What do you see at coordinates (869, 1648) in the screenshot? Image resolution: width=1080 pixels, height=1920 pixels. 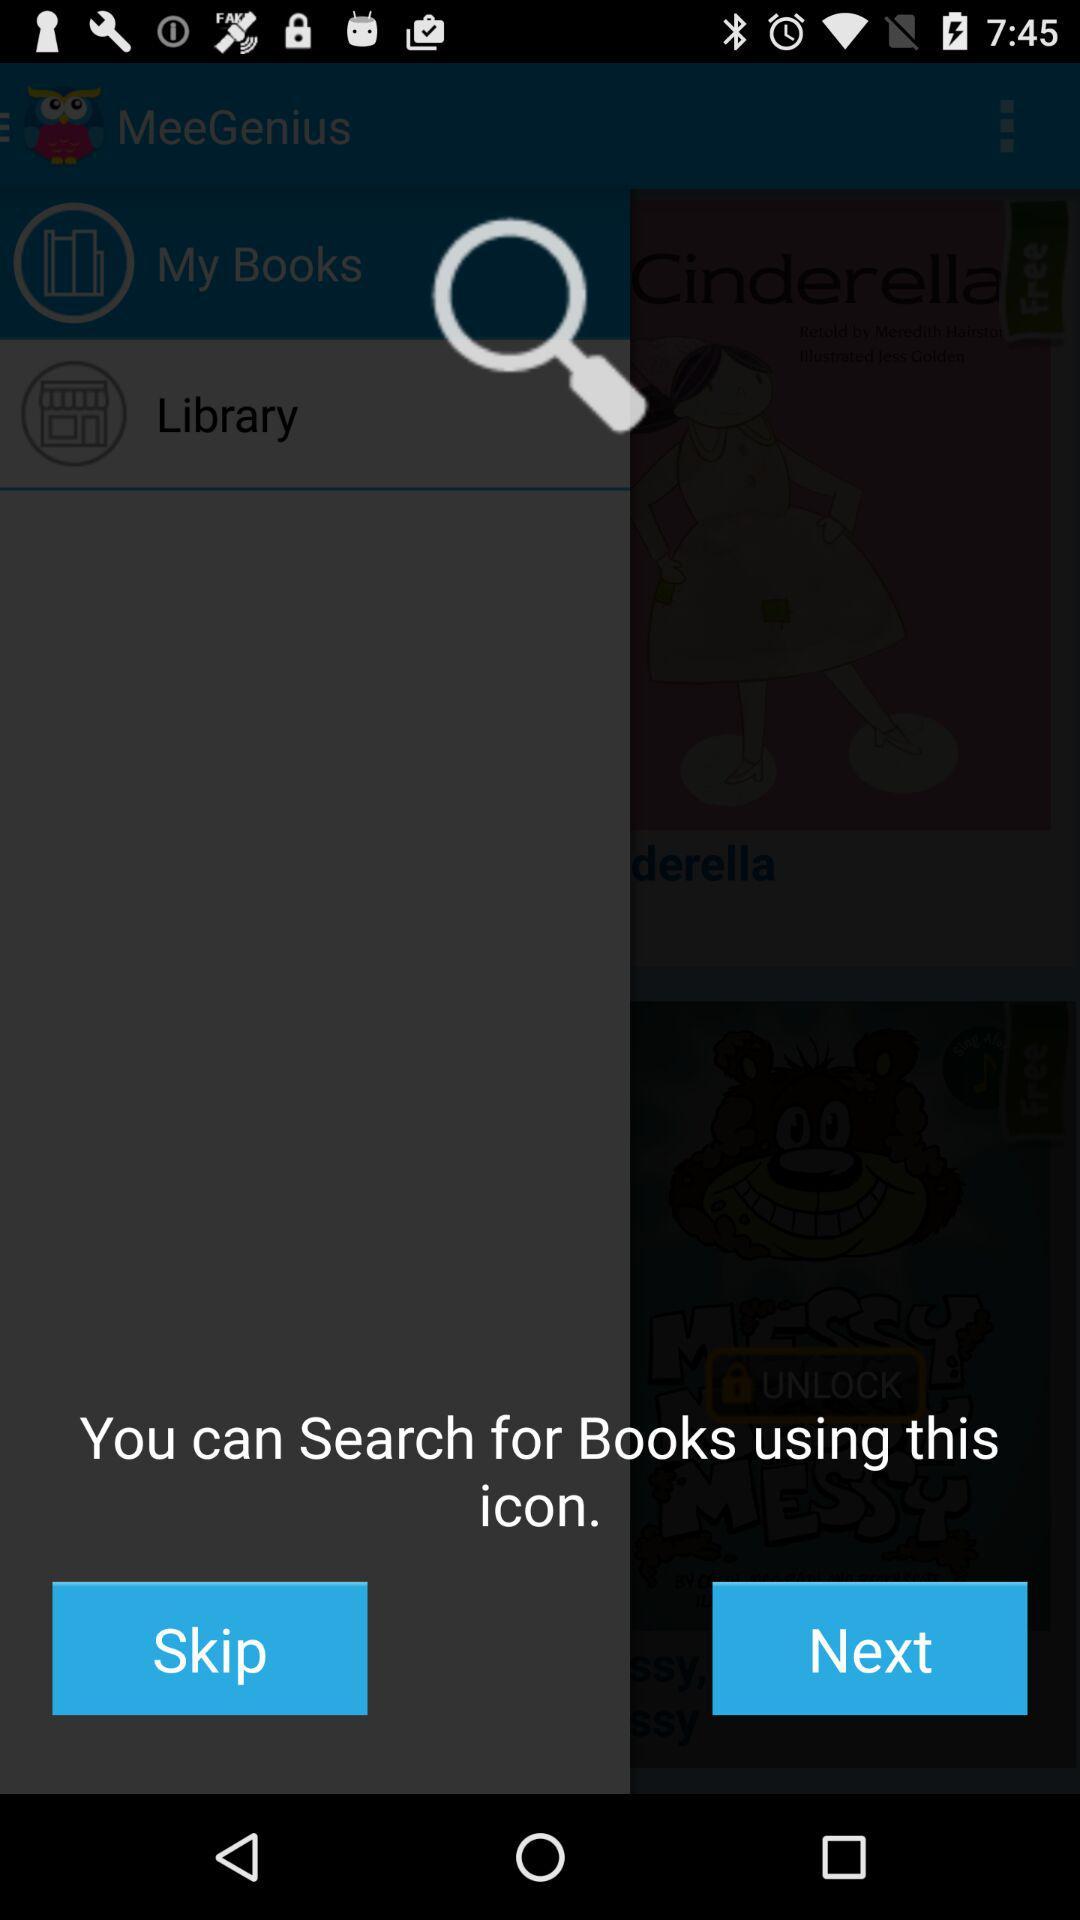 I see `icon at the bottom right corner` at bounding box center [869, 1648].